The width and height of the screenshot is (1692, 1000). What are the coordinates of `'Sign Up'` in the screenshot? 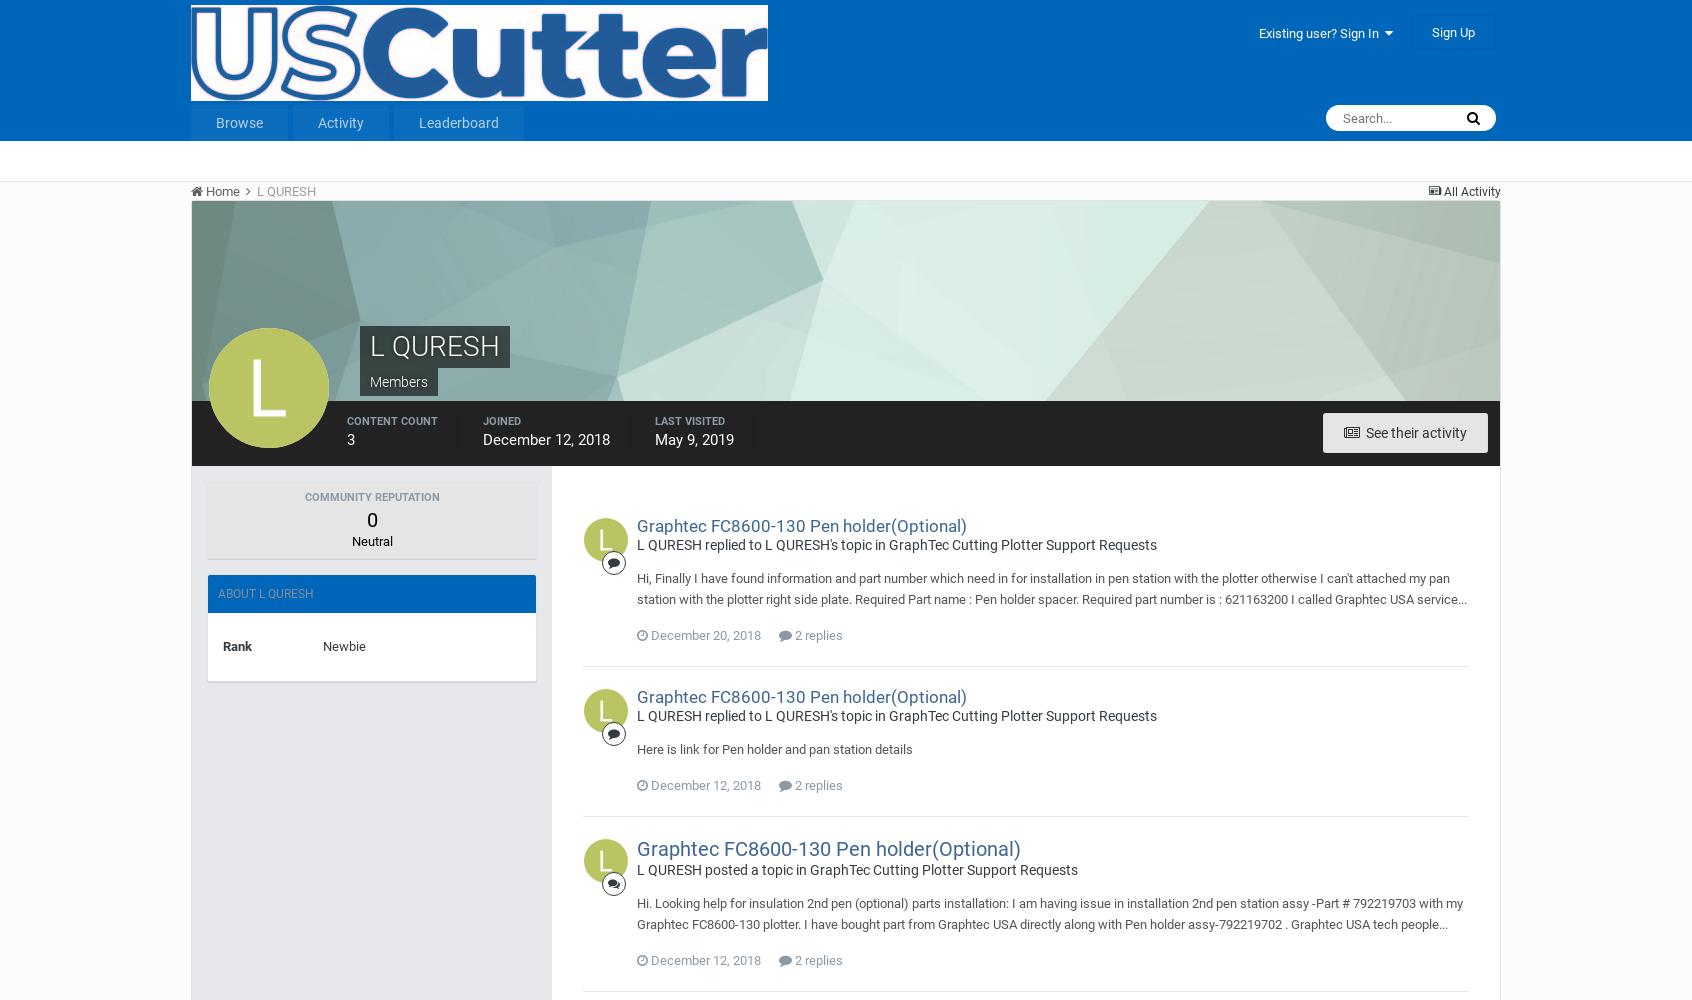 It's located at (1452, 32).